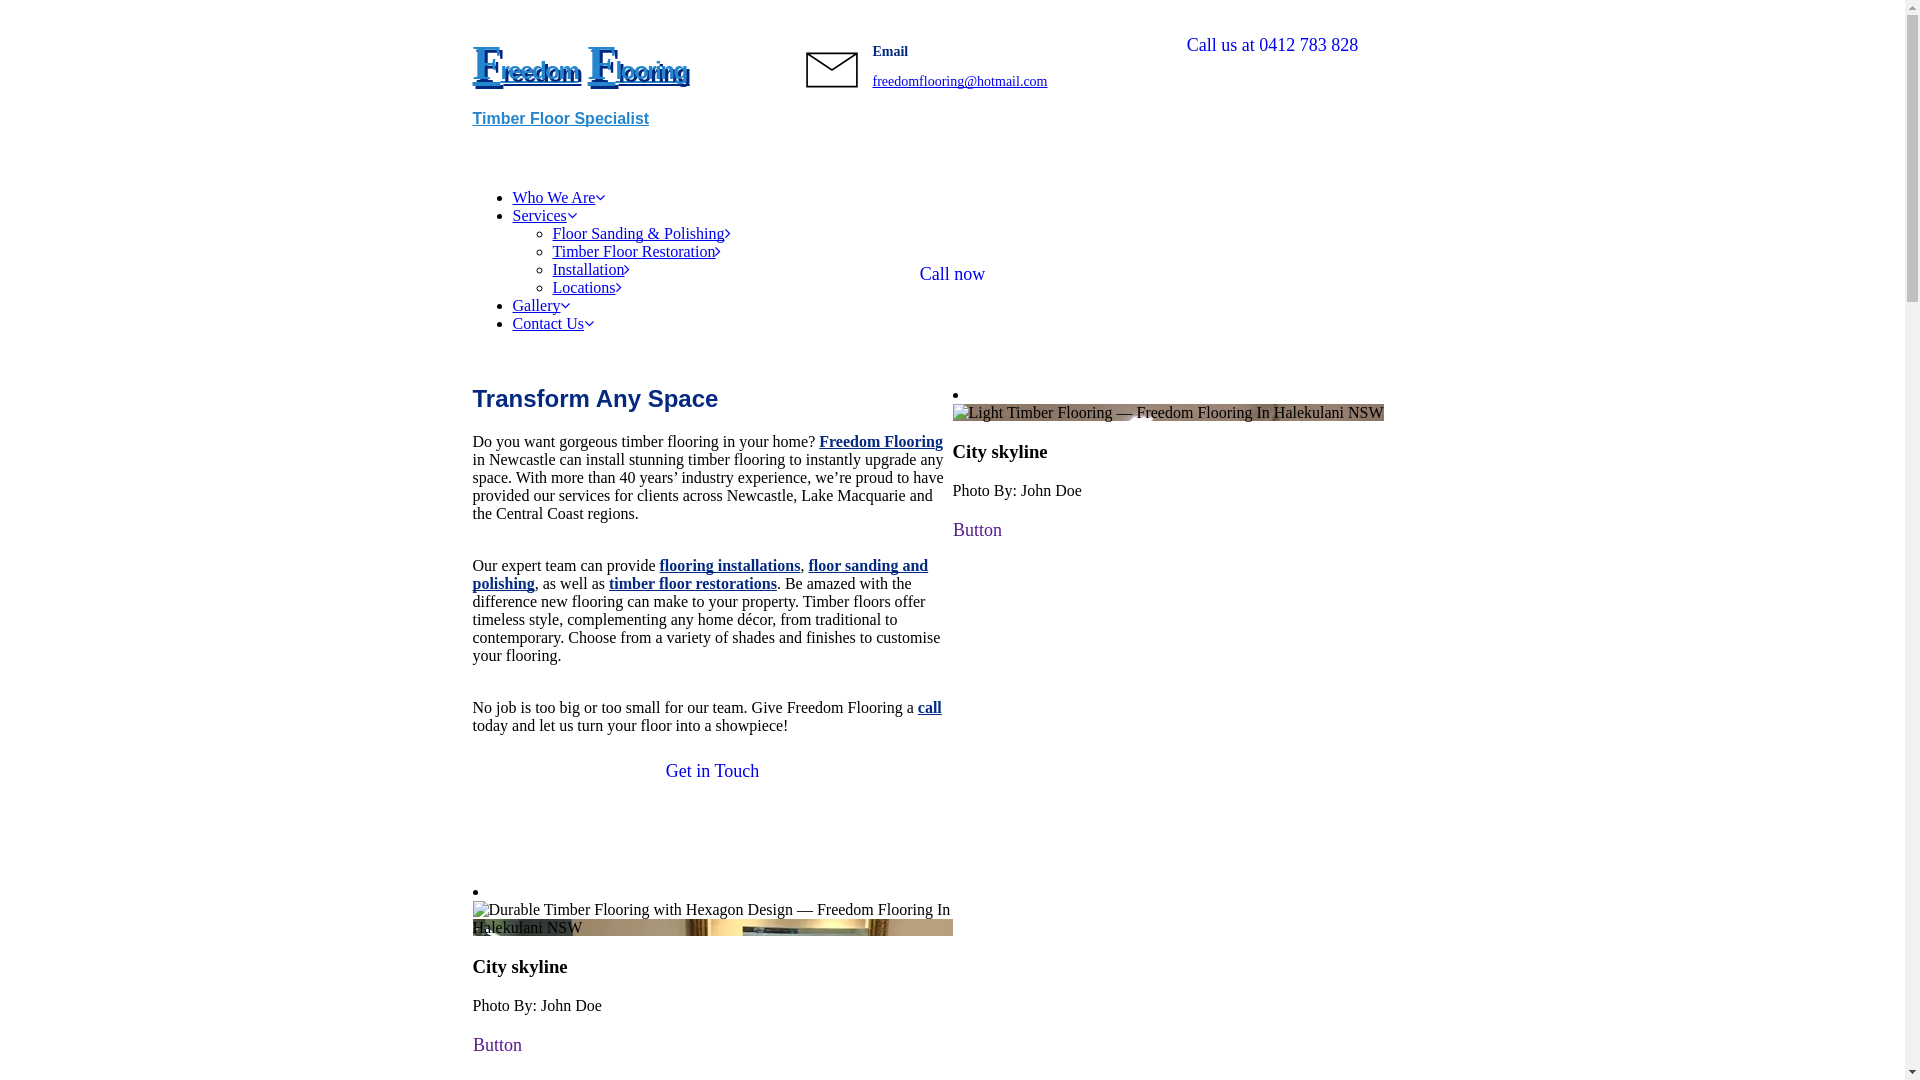 The height and width of the screenshot is (1080, 1920). What do you see at coordinates (585, 287) in the screenshot?
I see `'Locations'` at bounding box center [585, 287].